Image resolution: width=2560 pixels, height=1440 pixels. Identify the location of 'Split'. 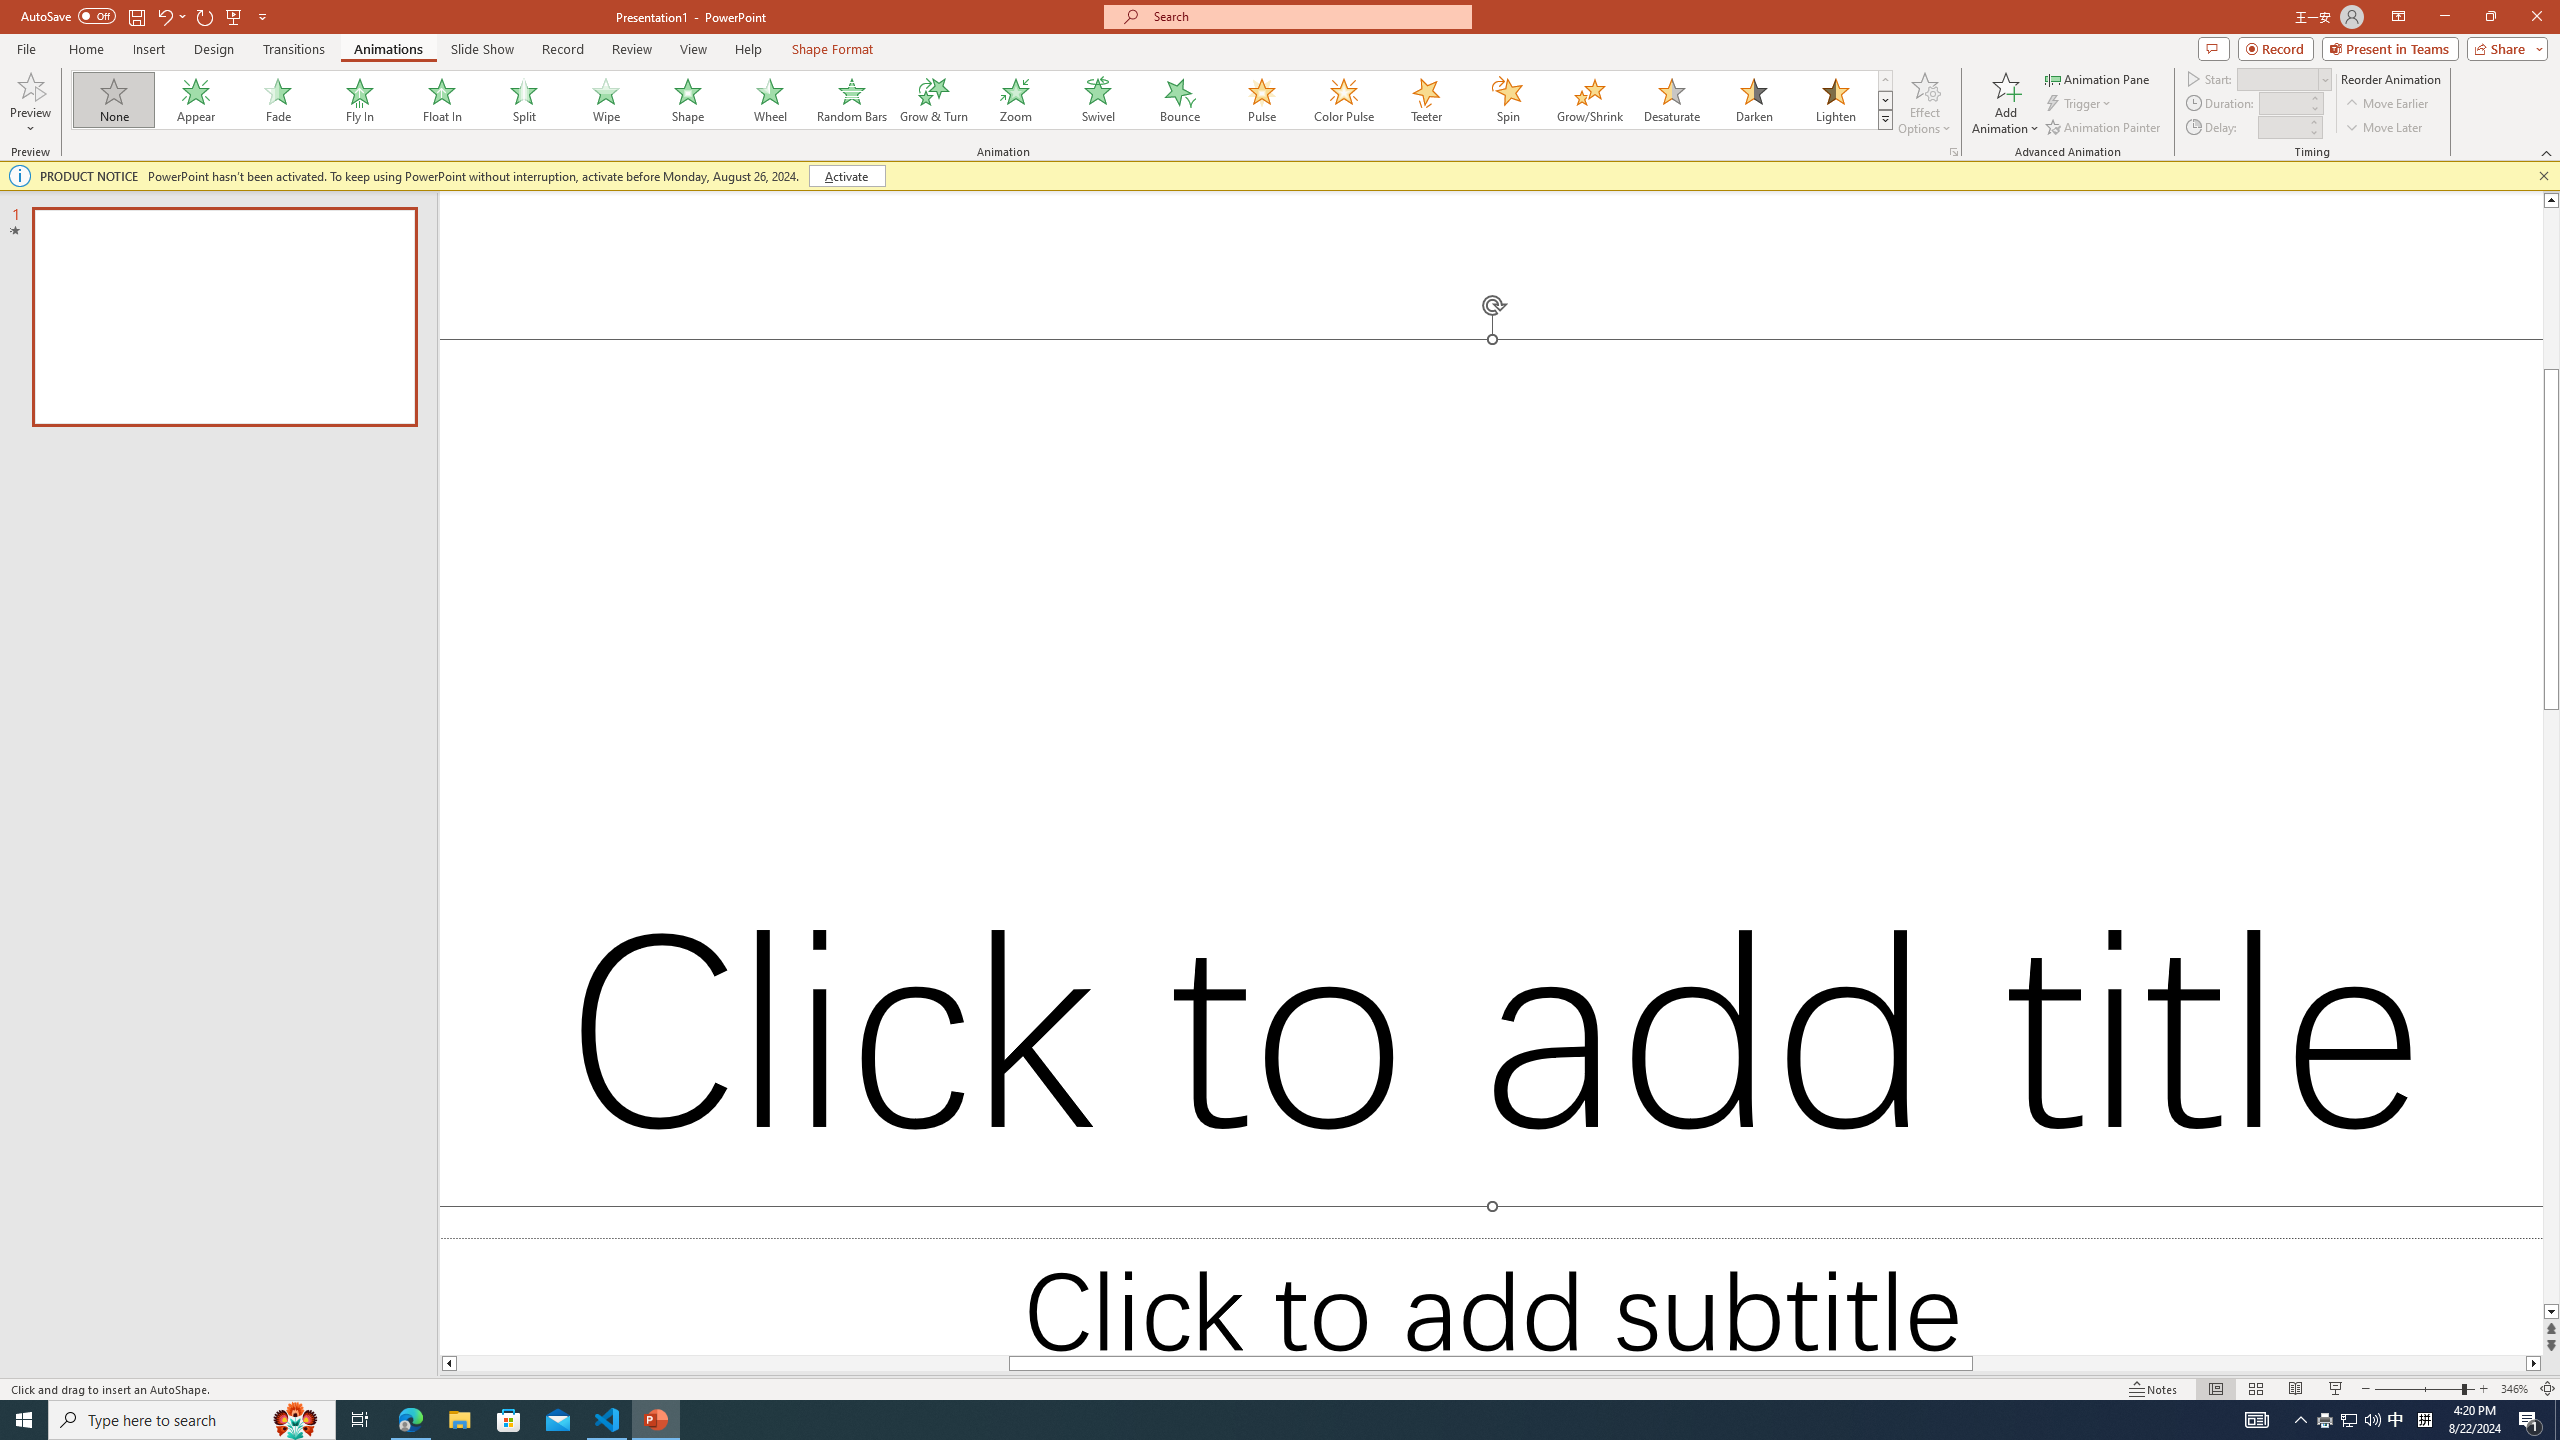
(523, 99).